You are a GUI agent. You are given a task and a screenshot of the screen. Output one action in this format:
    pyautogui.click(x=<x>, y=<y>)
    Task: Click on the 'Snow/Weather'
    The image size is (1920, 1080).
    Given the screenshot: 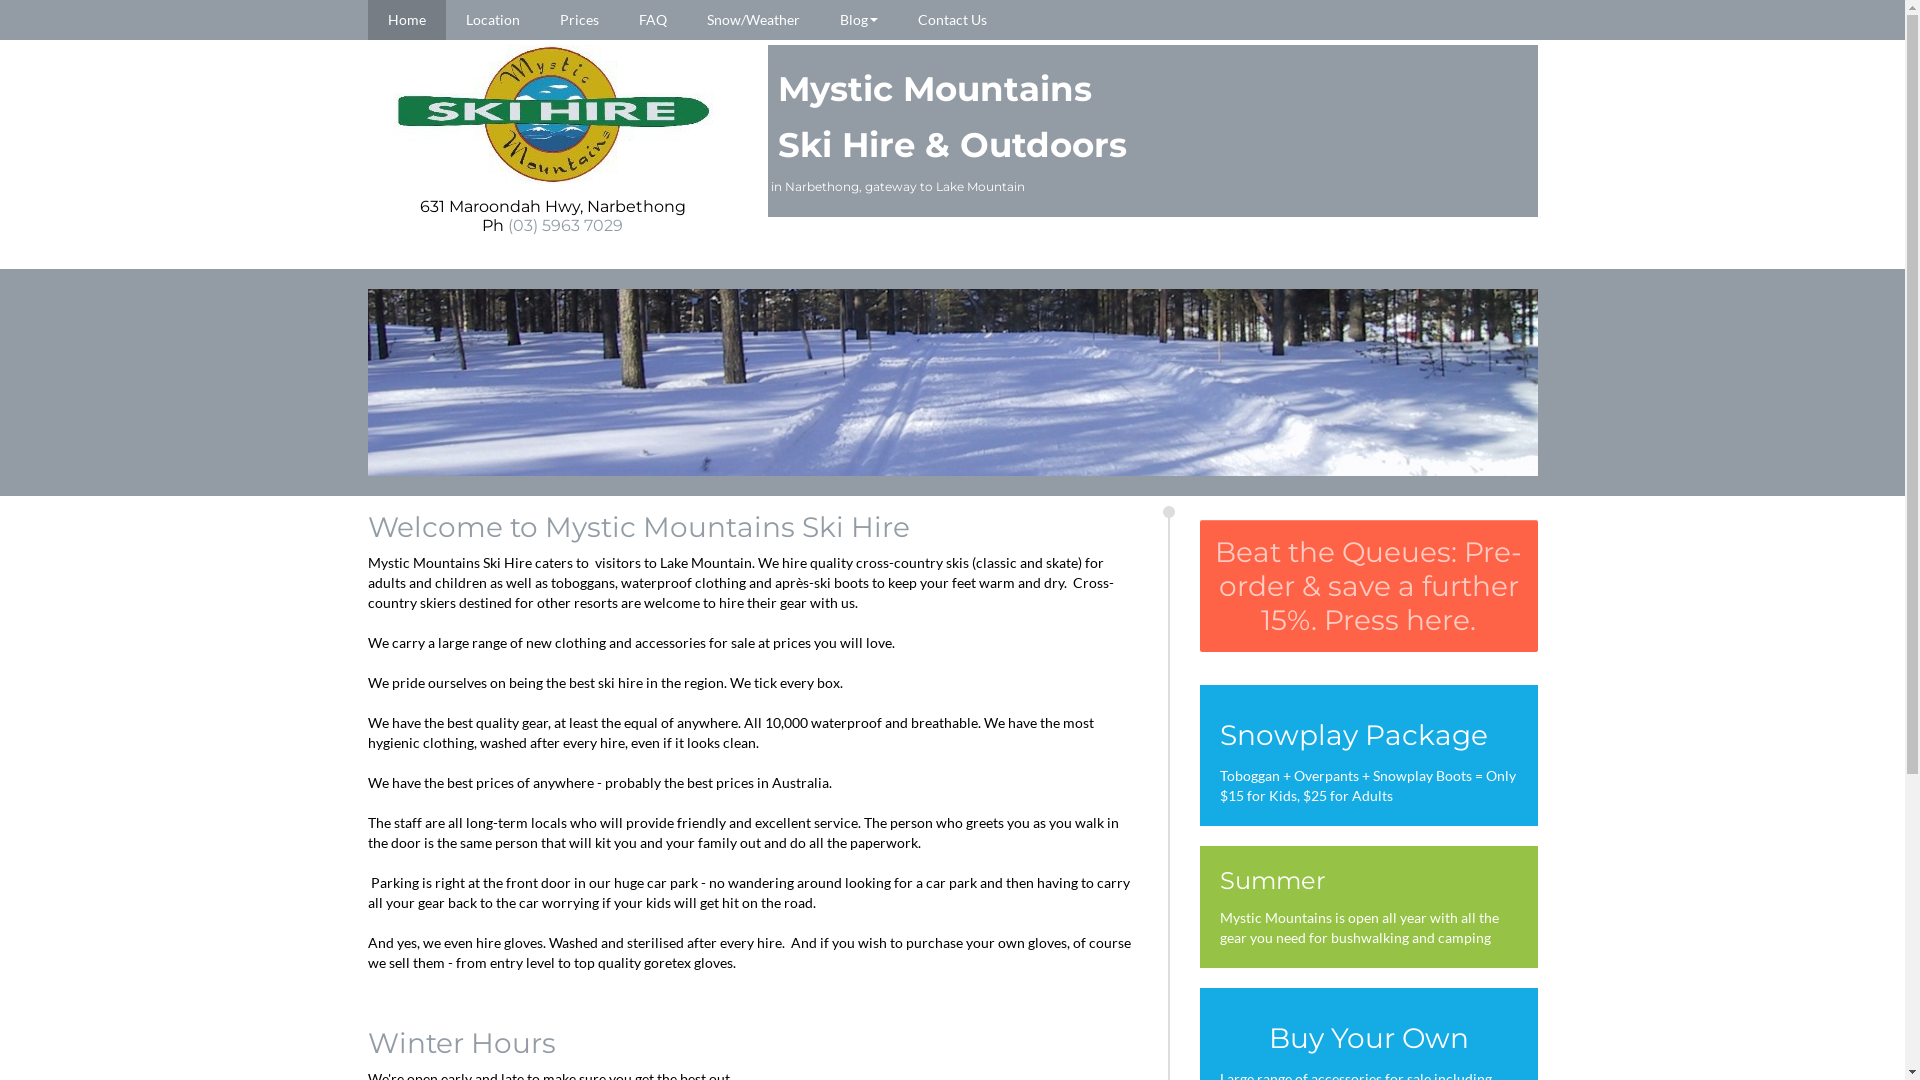 What is the action you would take?
    pyautogui.click(x=751, y=19)
    